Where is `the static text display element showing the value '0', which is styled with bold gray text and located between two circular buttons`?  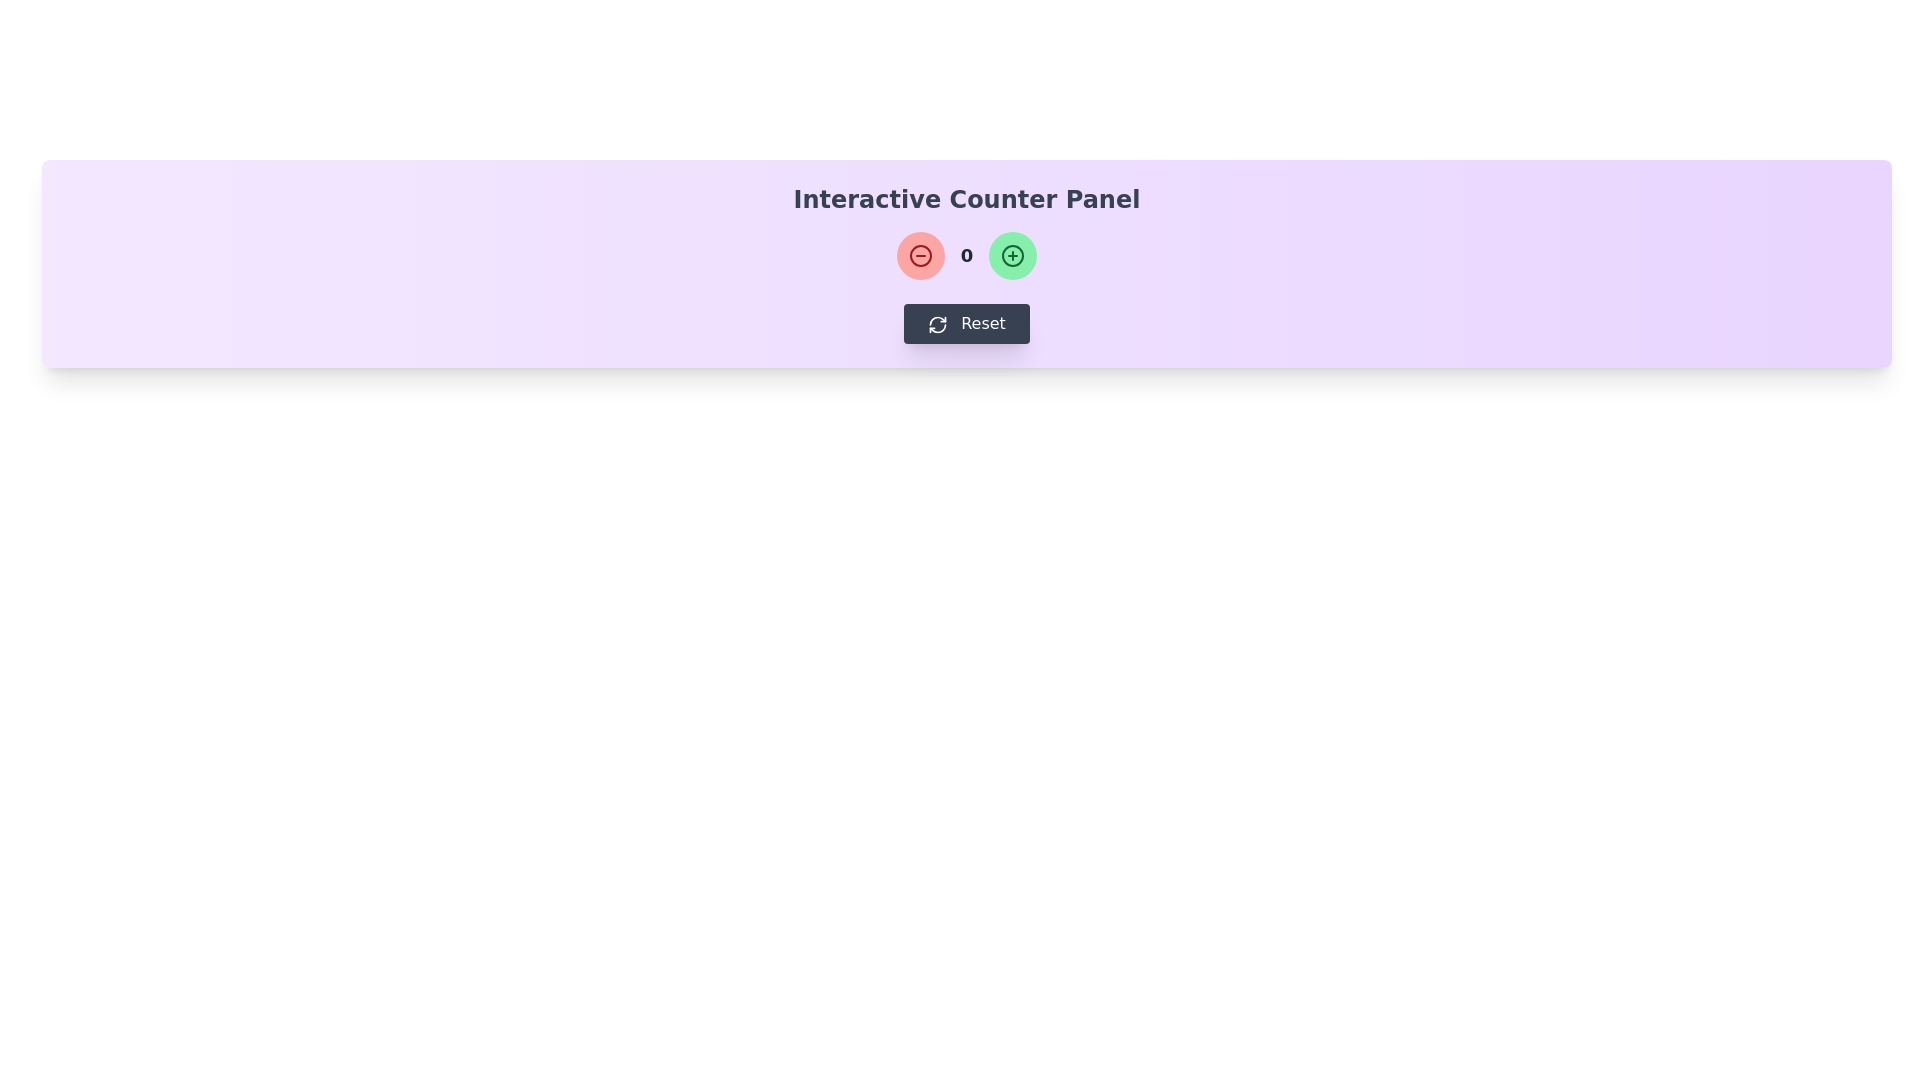
the static text display element showing the value '0', which is styled with bold gray text and located between two circular buttons is located at coordinates (966, 254).